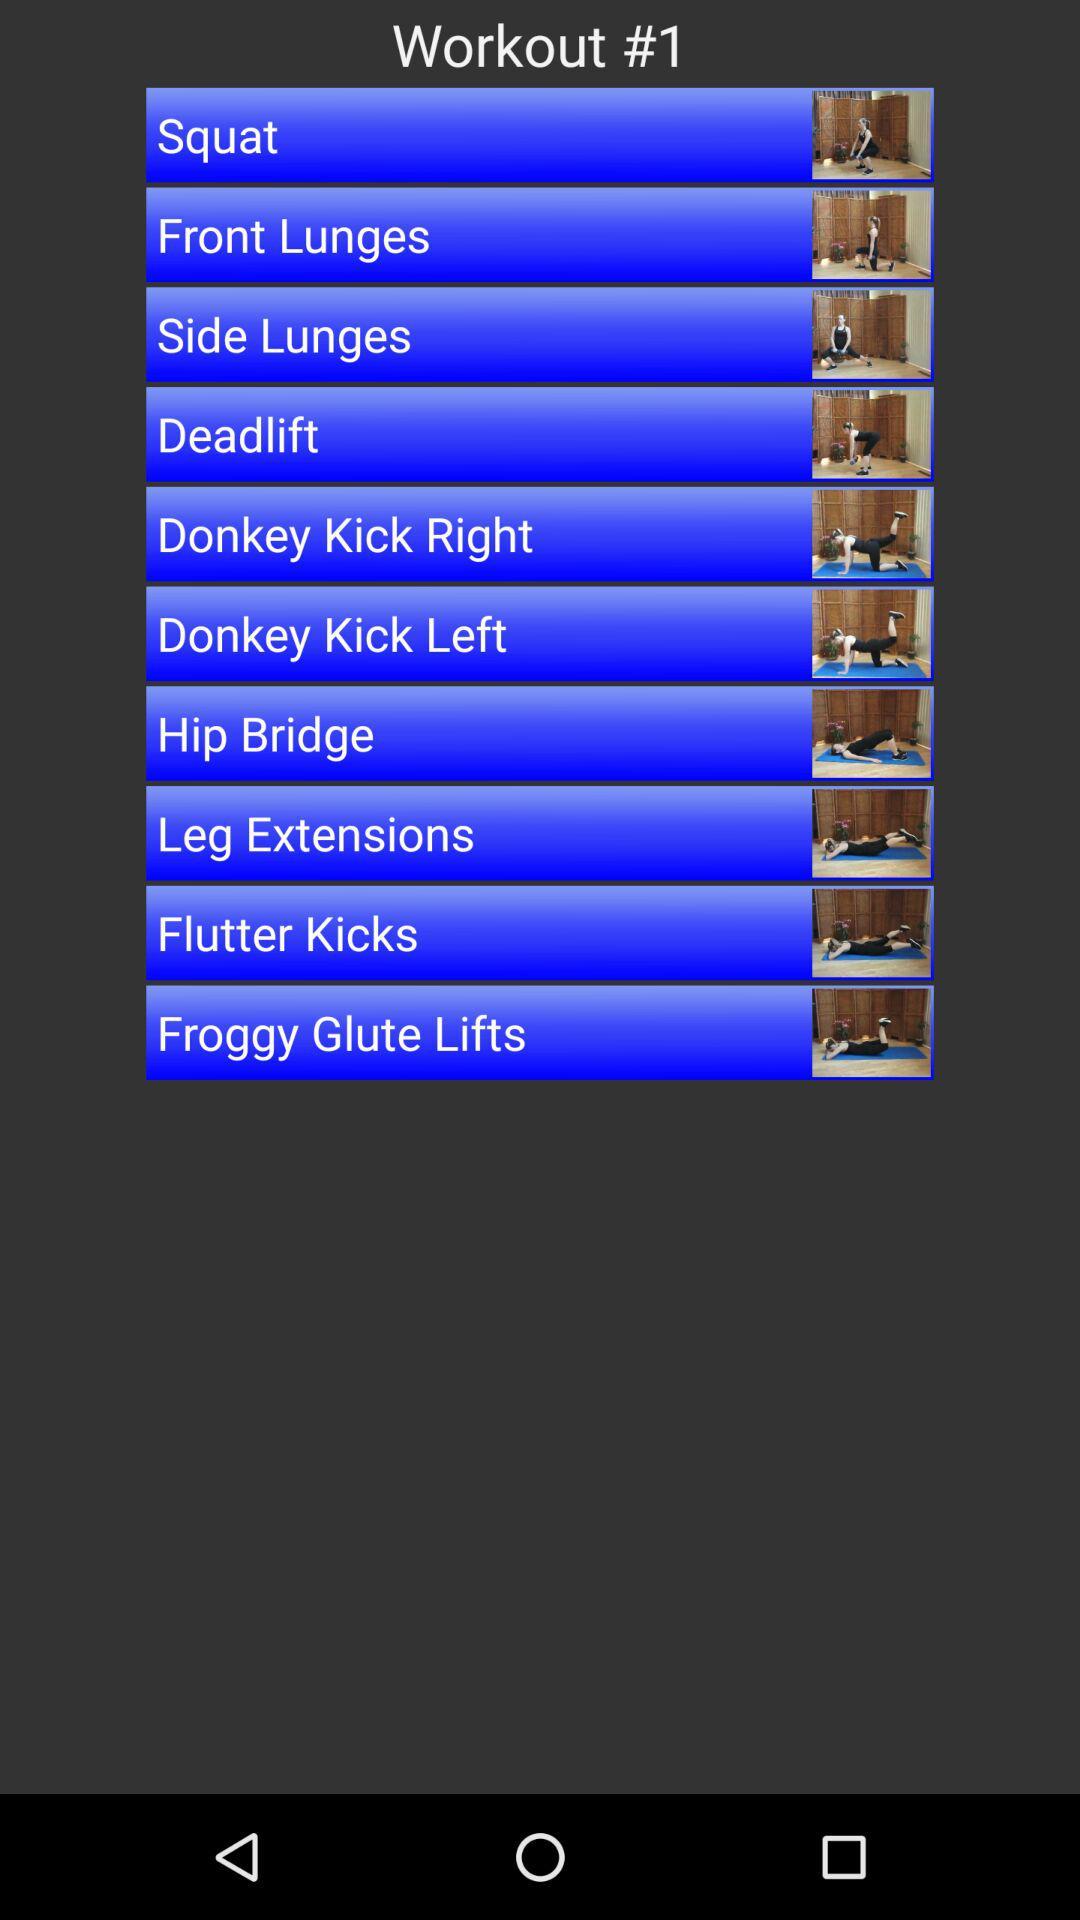 Image resolution: width=1080 pixels, height=1920 pixels. Describe the element at coordinates (540, 931) in the screenshot. I see `item above froggy glute lifts` at that location.